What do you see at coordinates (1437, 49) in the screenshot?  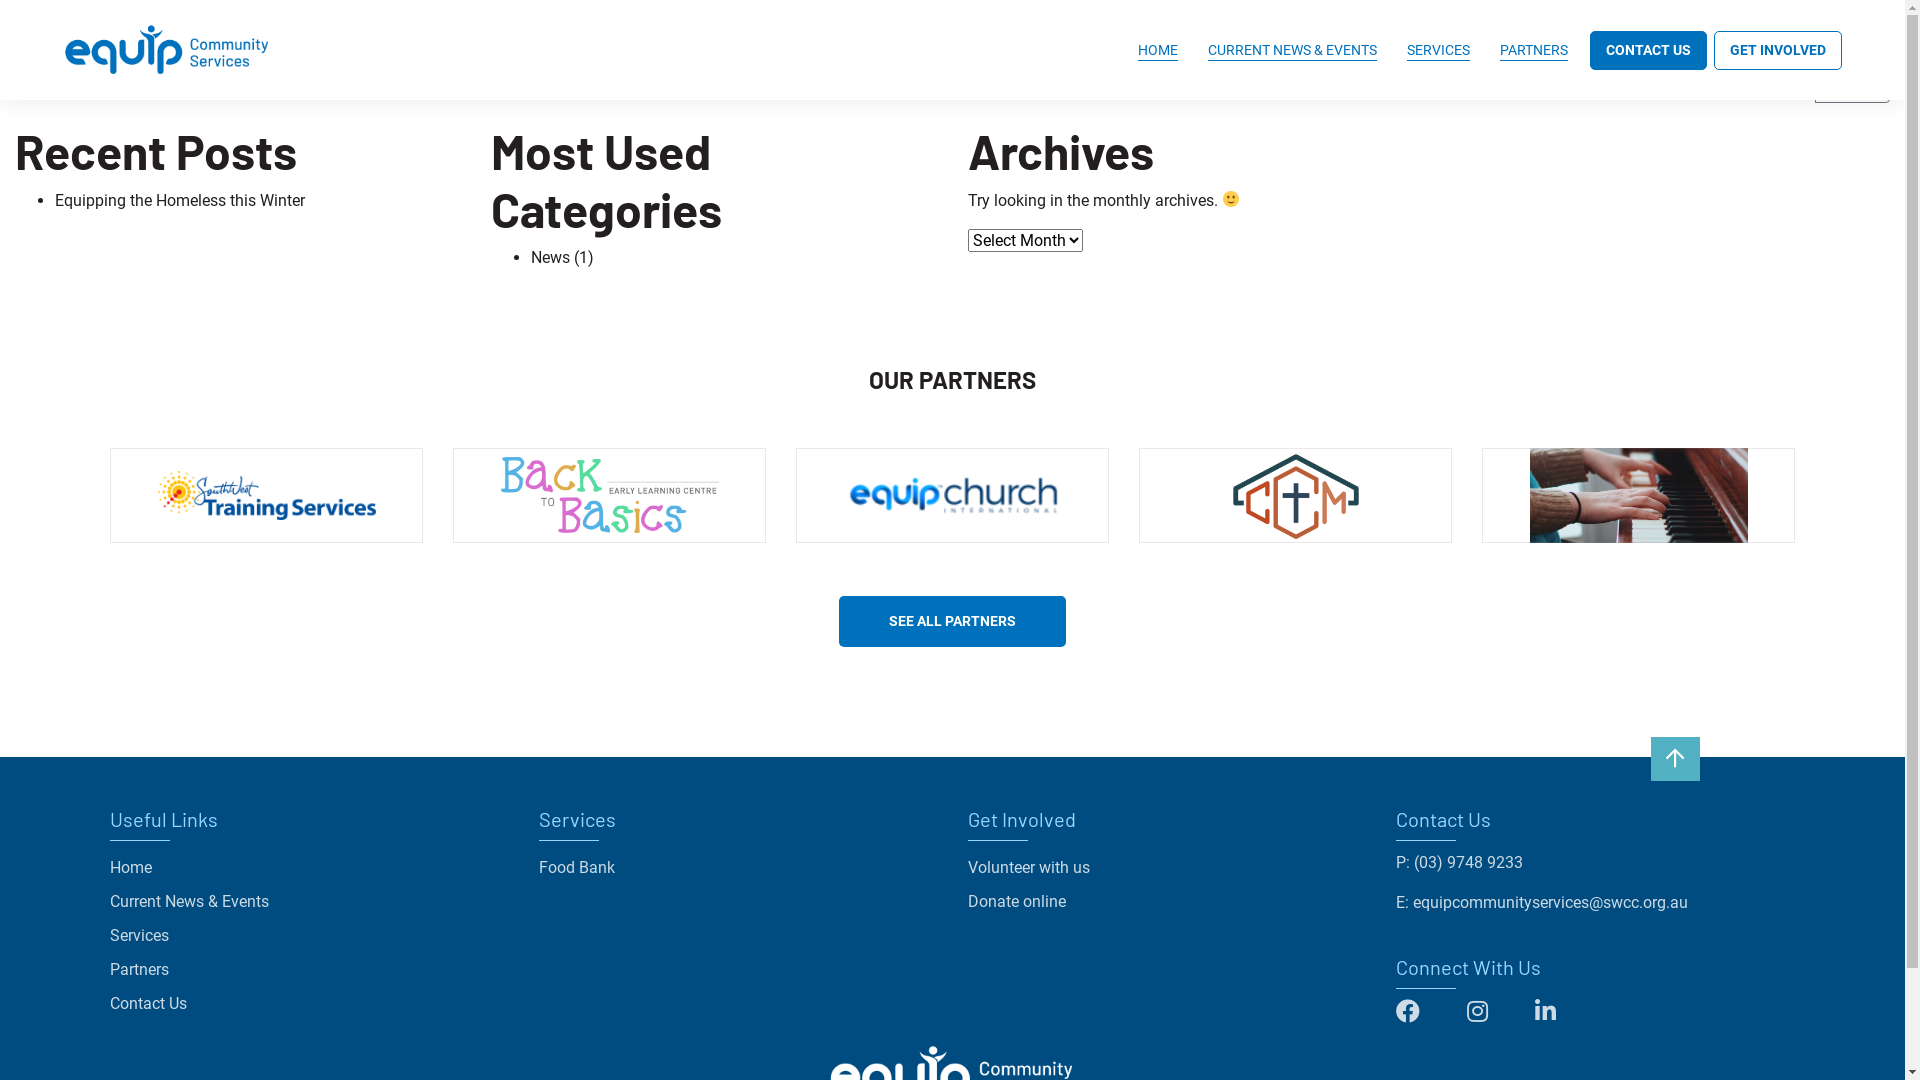 I see `'SERVICES'` at bounding box center [1437, 49].